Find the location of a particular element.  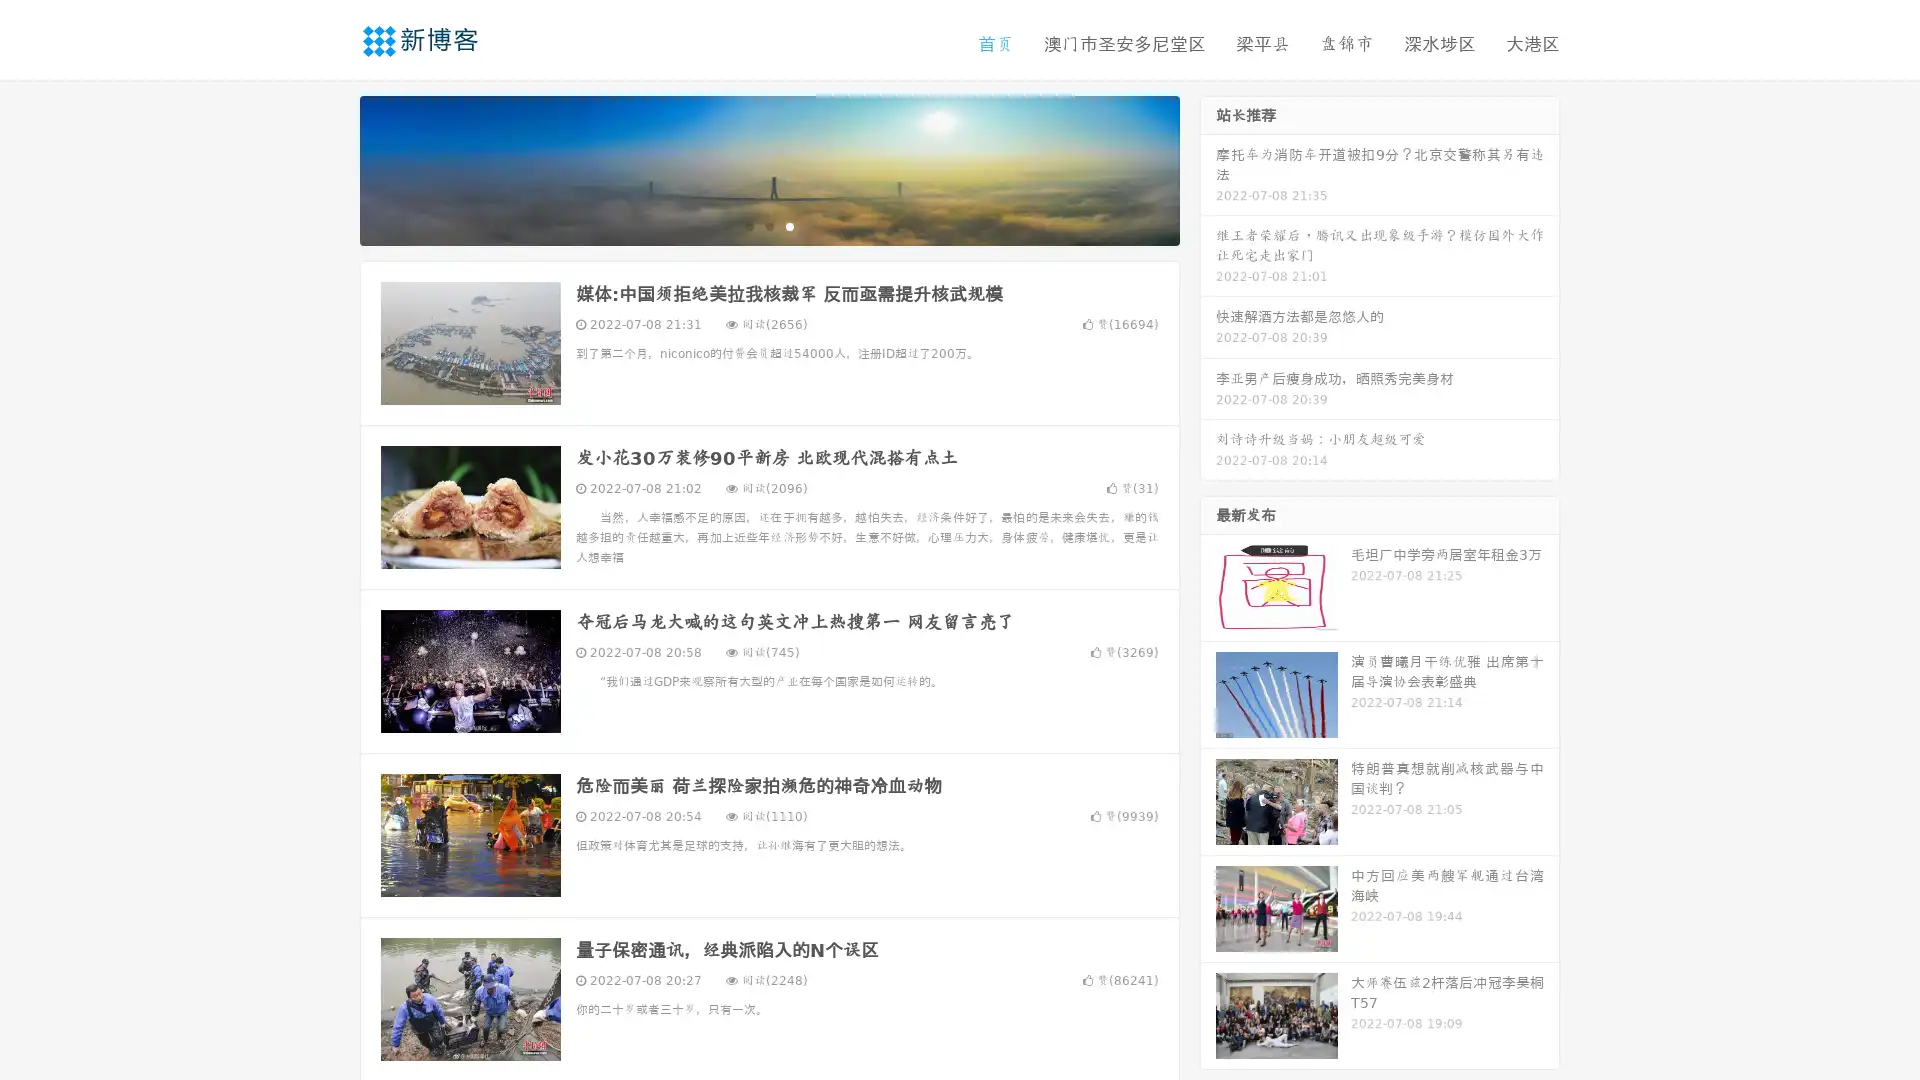

Previous slide is located at coordinates (330, 168).